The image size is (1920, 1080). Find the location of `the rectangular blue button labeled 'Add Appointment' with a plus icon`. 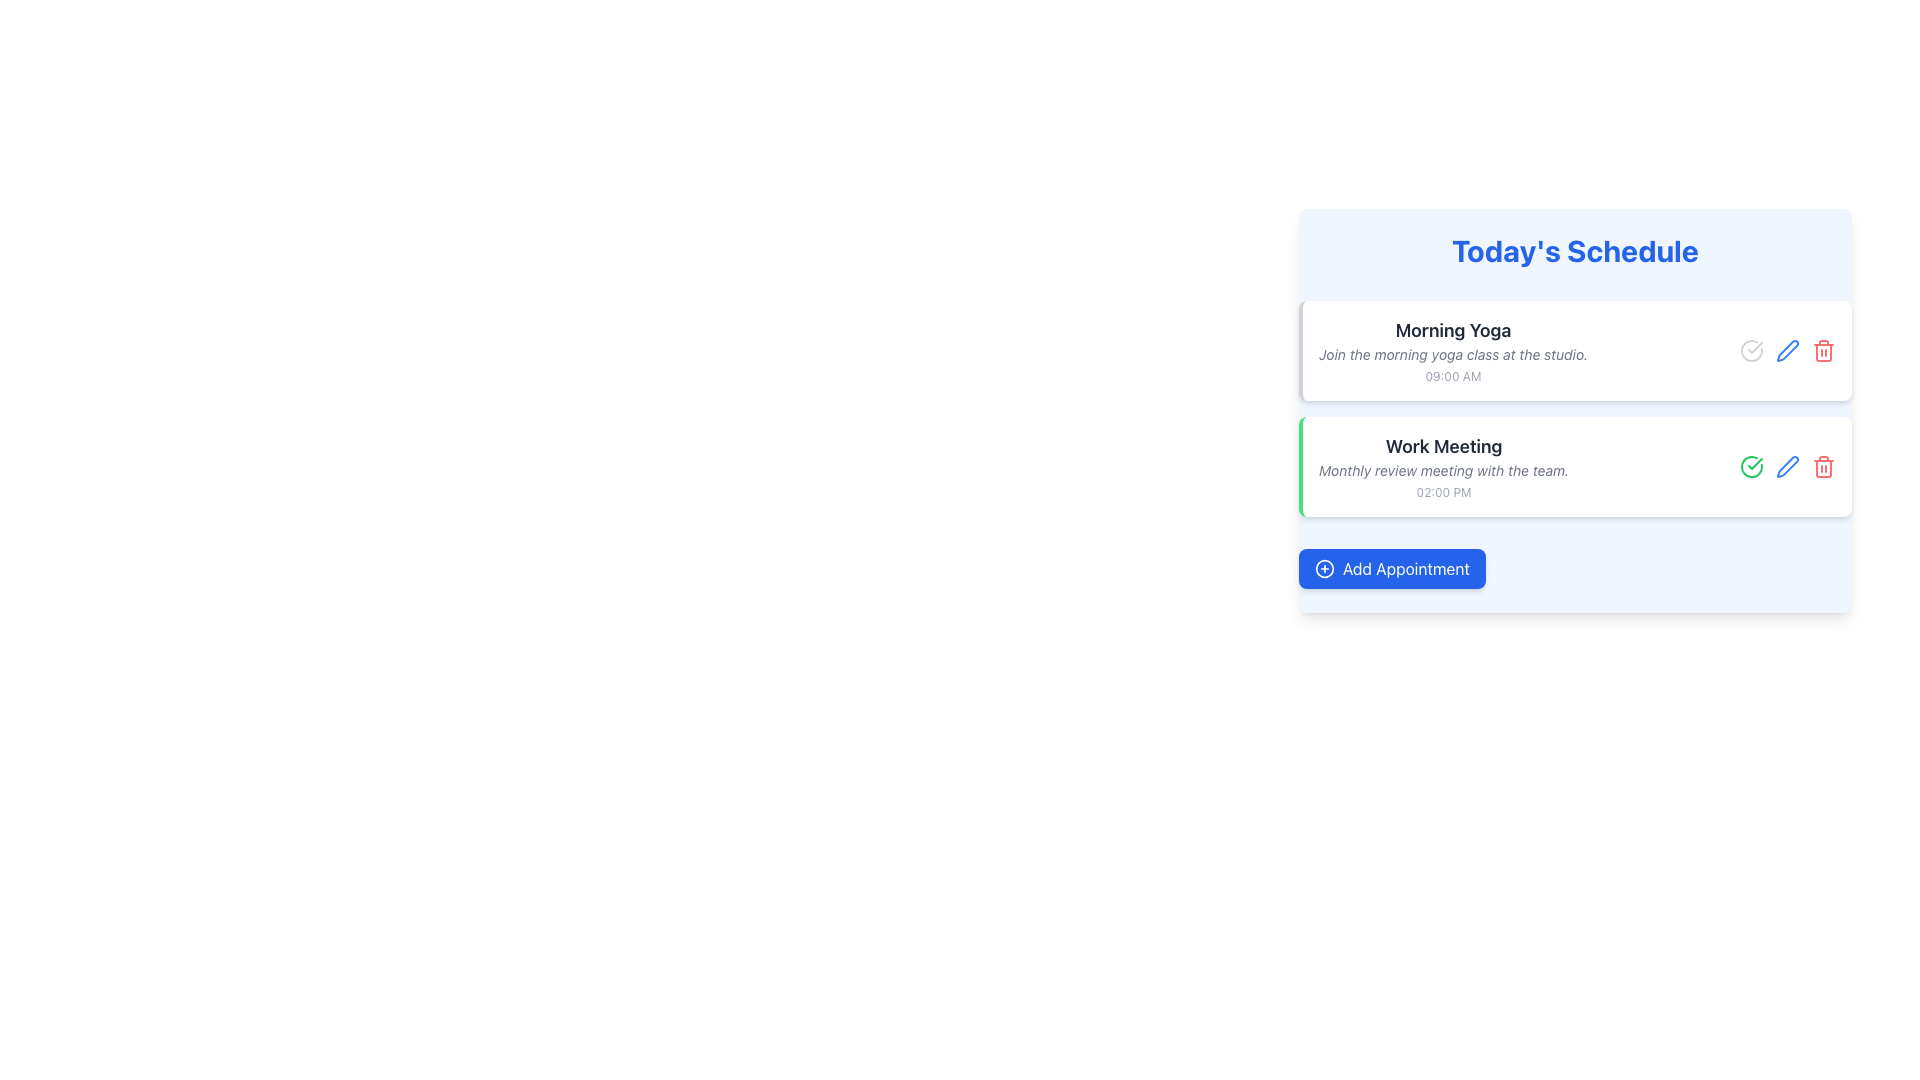

the rectangular blue button labeled 'Add Appointment' with a plus icon is located at coordinates (1391, 569).